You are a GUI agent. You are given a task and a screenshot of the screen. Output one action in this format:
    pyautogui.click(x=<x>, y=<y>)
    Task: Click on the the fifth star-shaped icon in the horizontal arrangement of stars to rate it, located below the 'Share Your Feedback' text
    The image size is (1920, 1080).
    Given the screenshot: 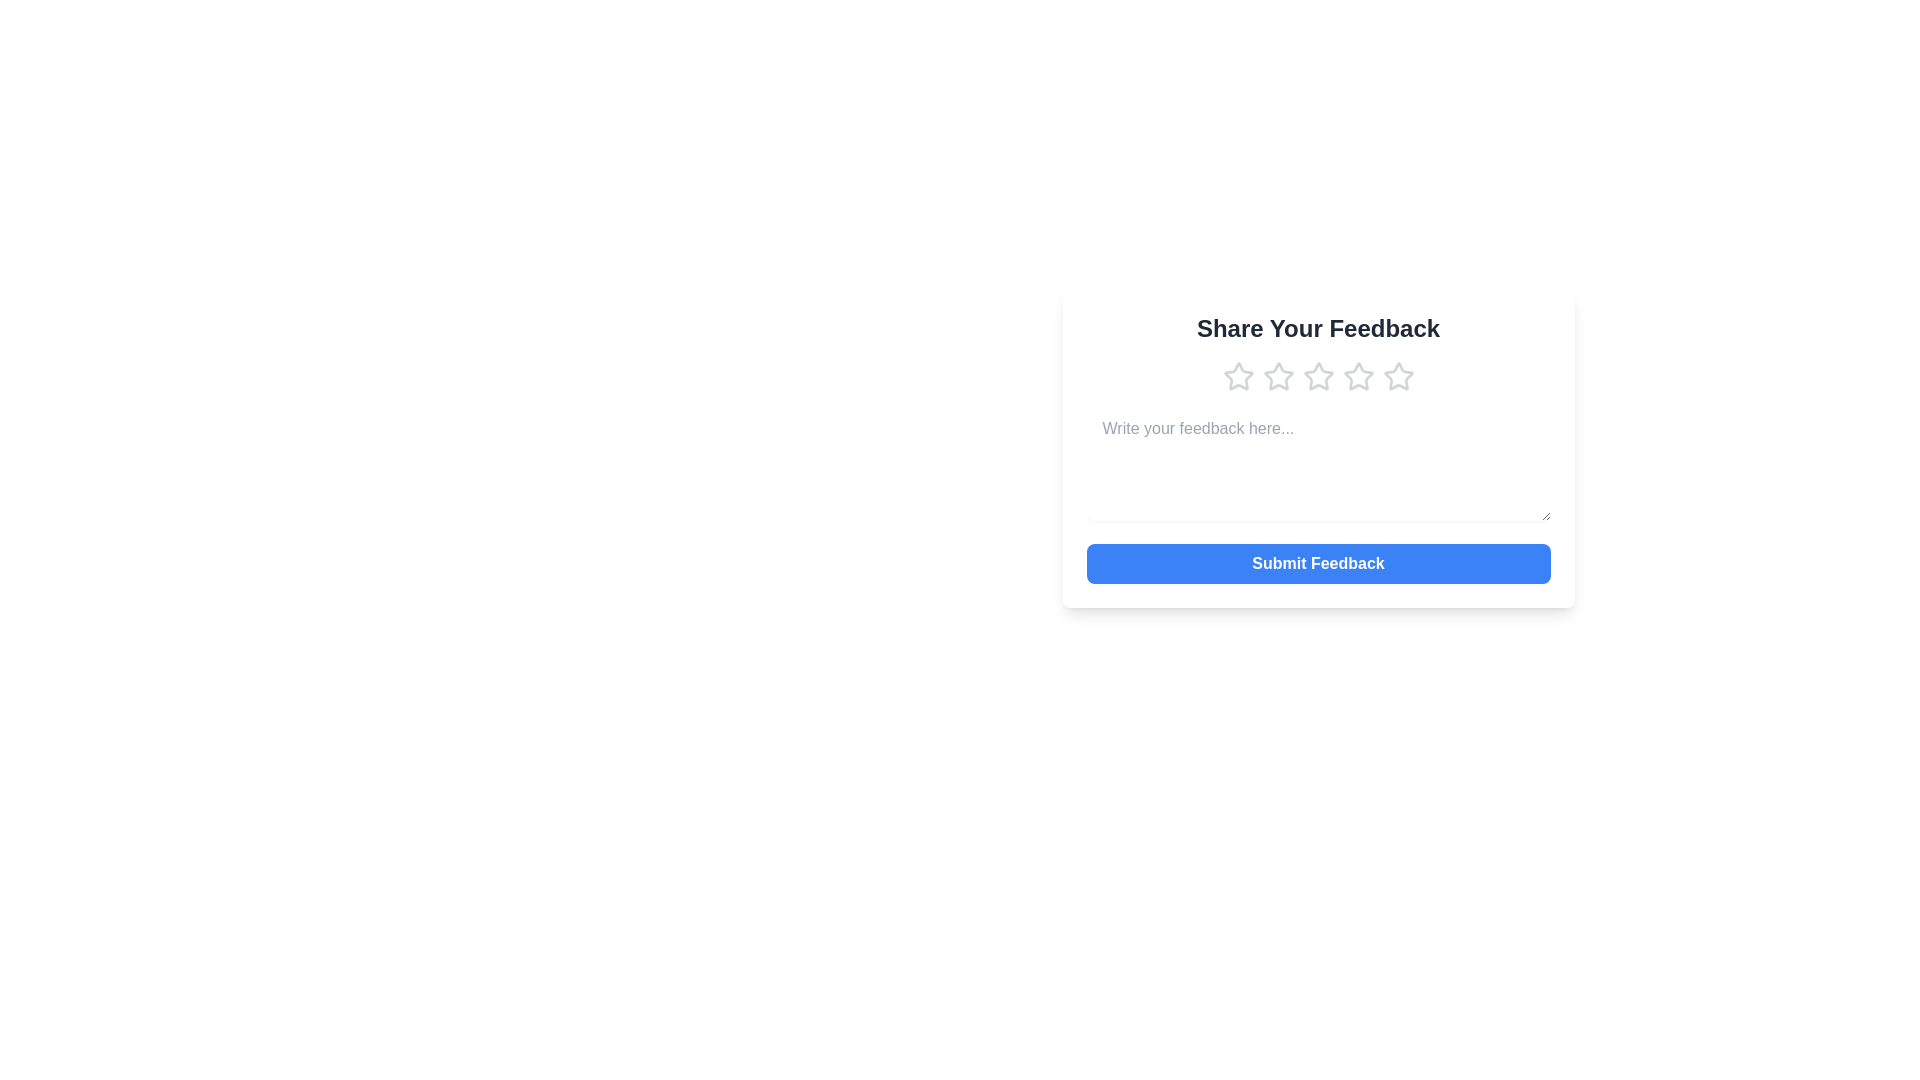 What is the action you would take?
    pyautogui.click(x=1397, y=377)
    